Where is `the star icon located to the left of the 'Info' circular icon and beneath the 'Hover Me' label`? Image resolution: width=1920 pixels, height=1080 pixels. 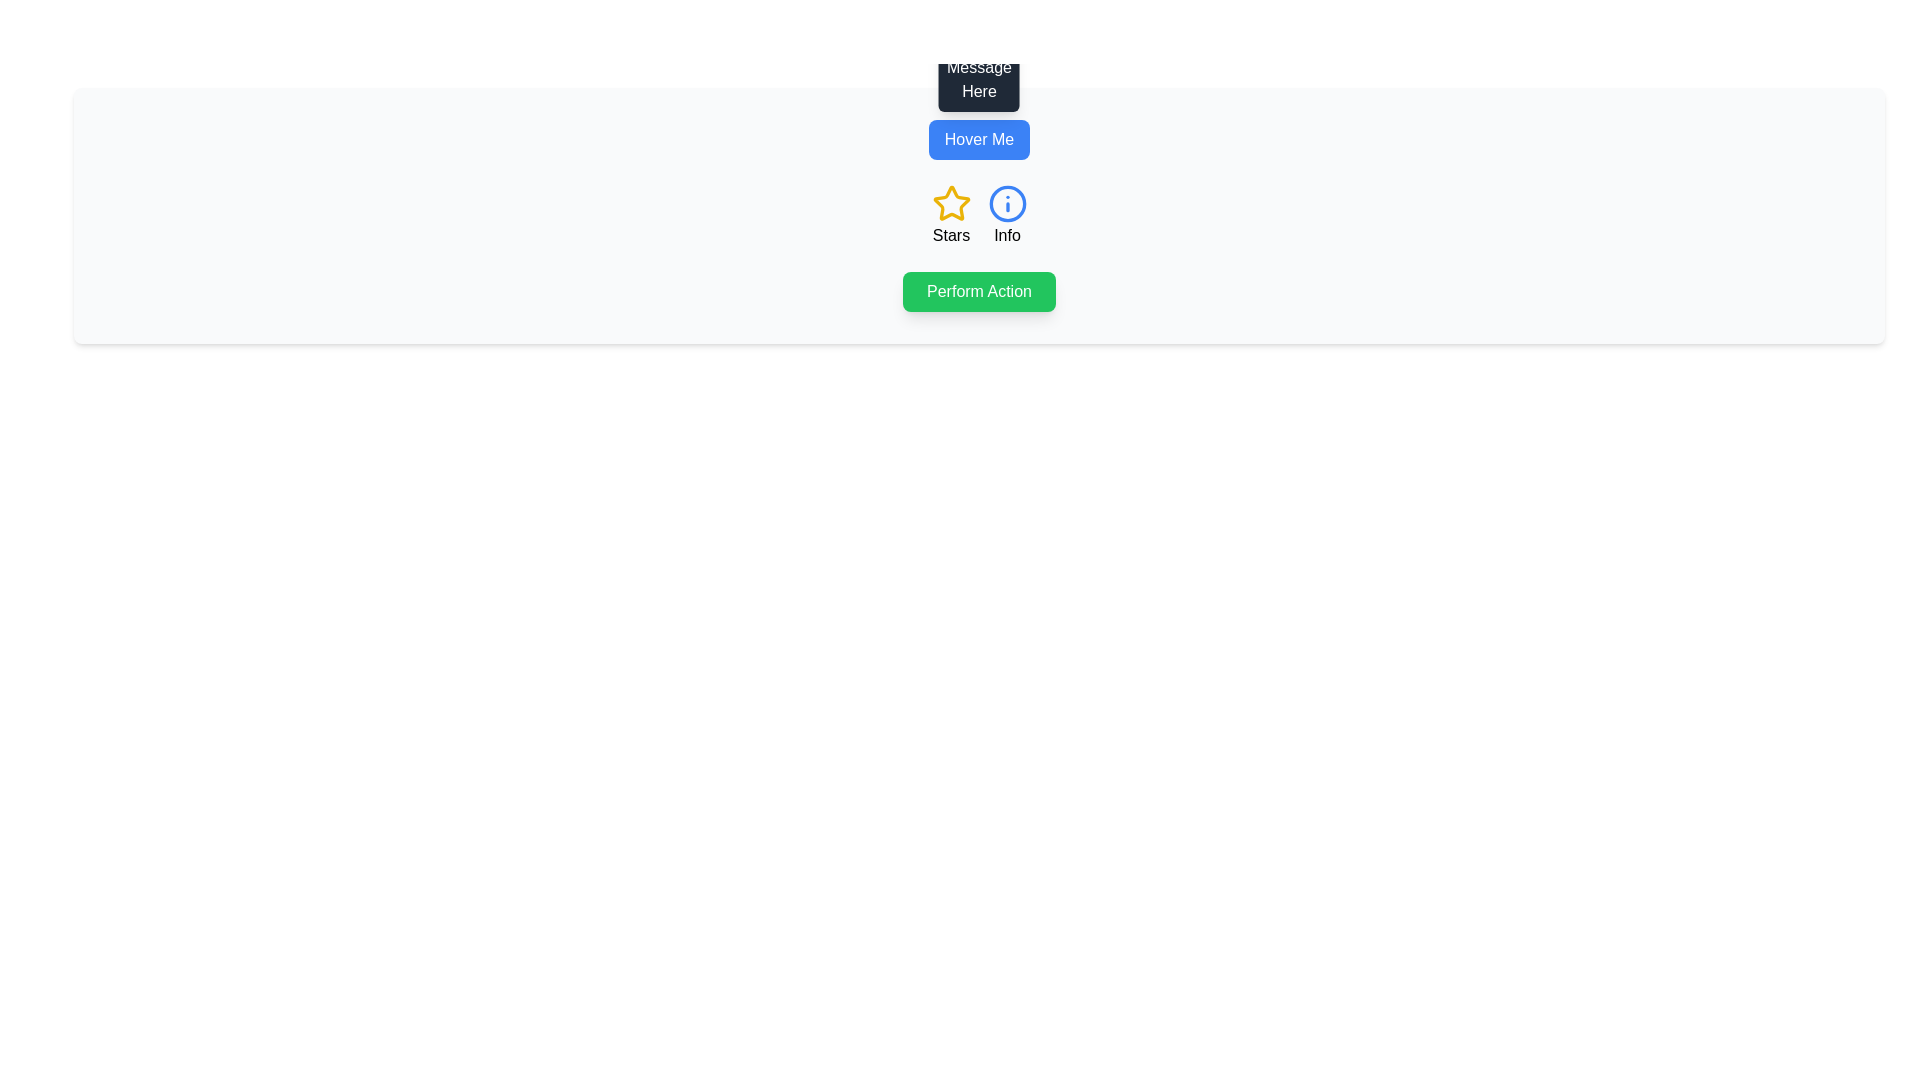
the star icon located to the left of the 'Info' circular icon and beneath the 'Hover Me' label is located at coordinates (950, 204).